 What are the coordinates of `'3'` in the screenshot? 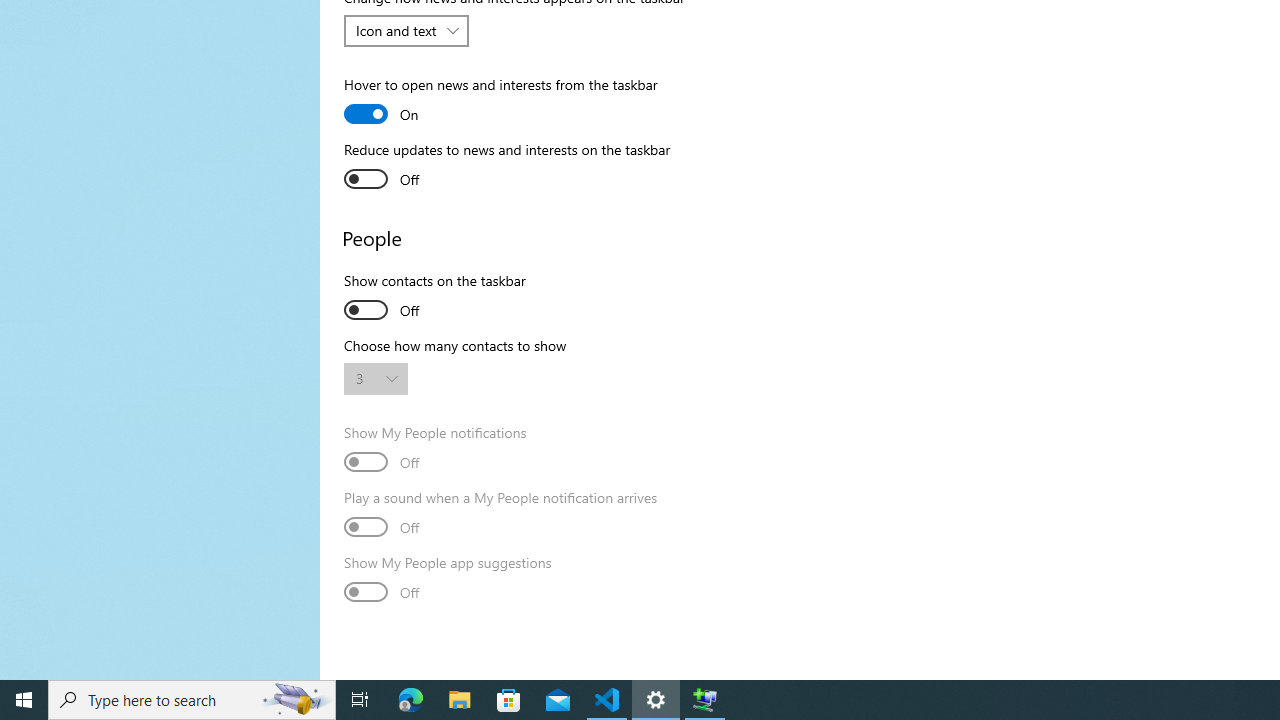 It's located at (366, 378).